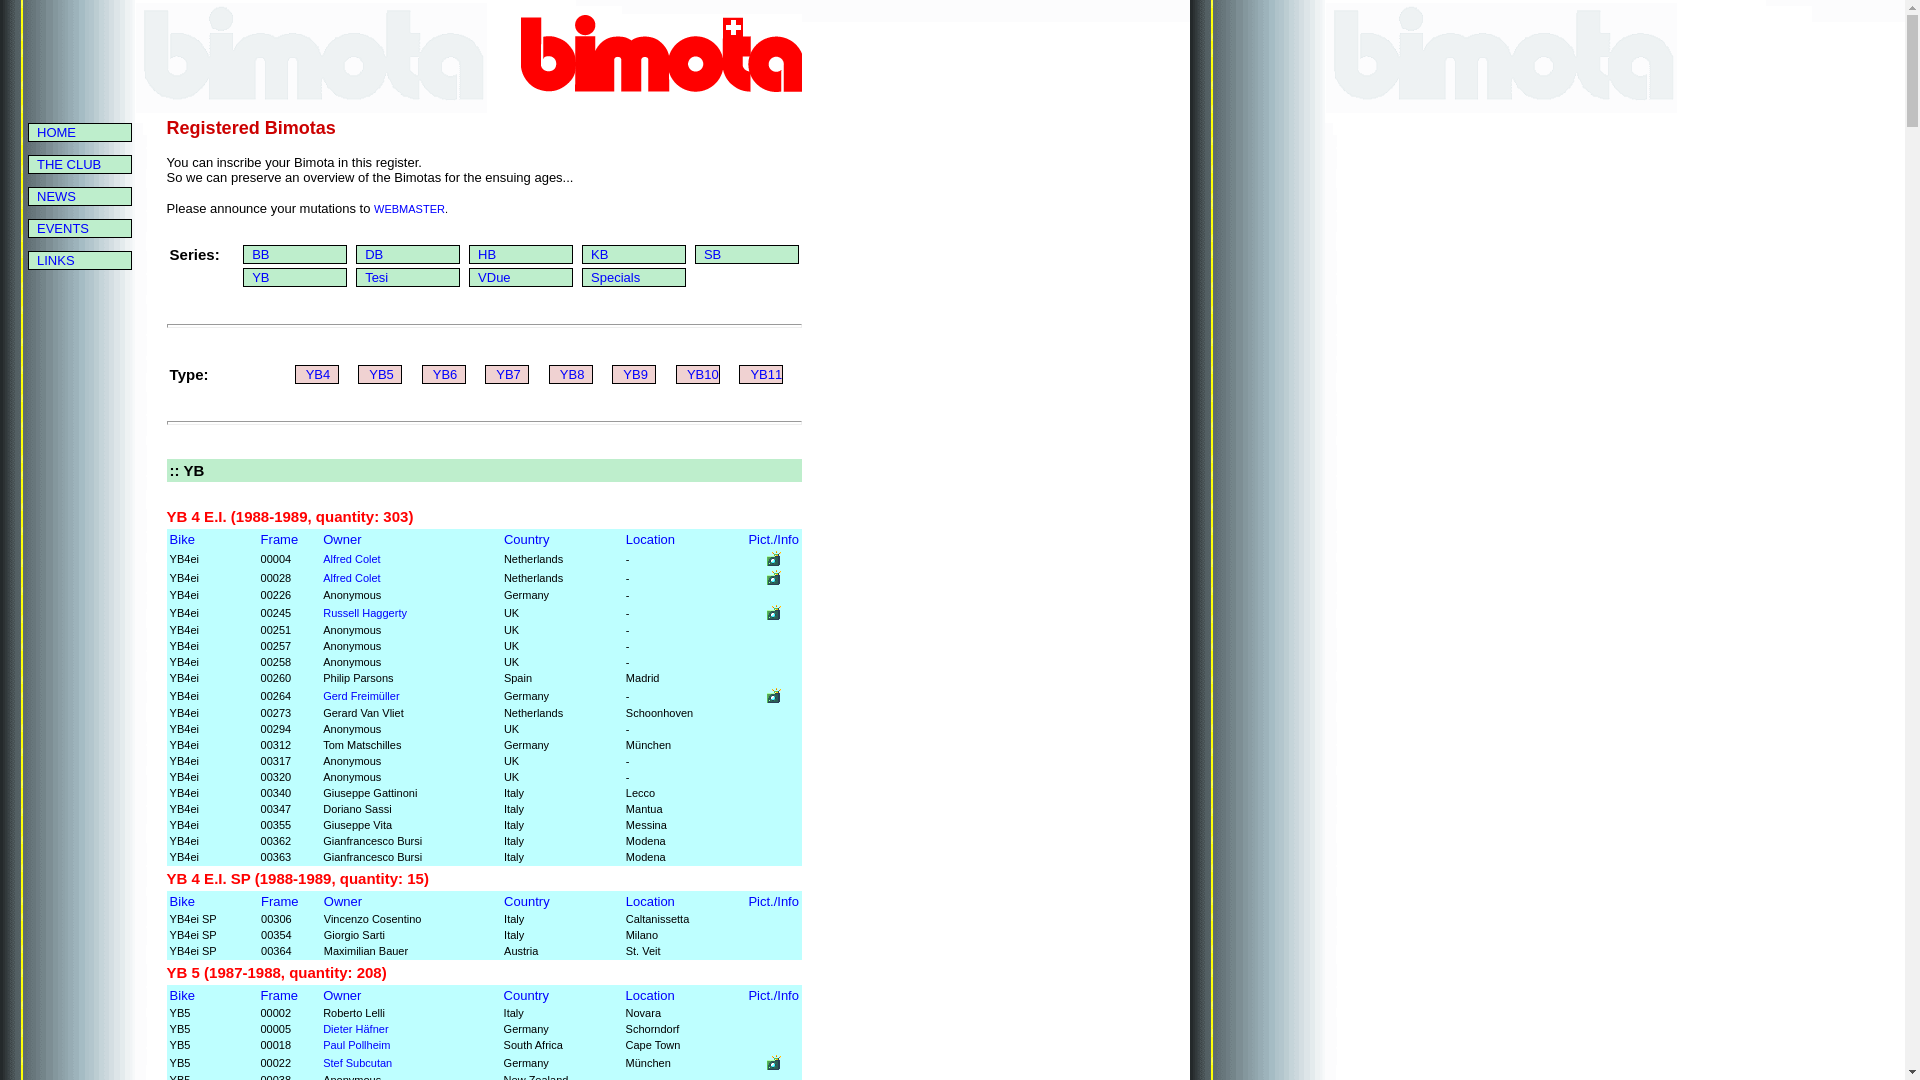 This screenshot has width=1920, height=1080. What do you see at coordinates (276, 971) in the screenshot?
I see `'YB 5 (1987-1988, quantity: 208)'` at bounding box center [276, 971].